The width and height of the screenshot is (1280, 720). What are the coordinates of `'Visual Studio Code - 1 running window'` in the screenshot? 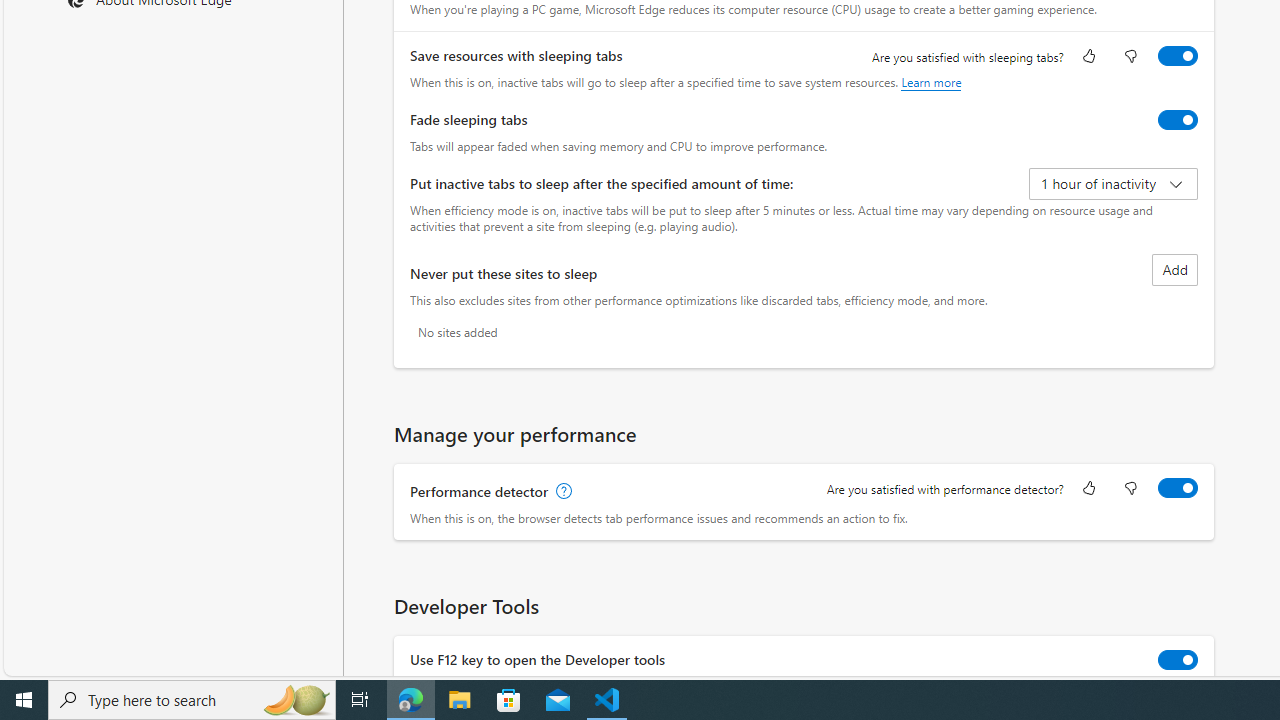 It's located at (606, 698).